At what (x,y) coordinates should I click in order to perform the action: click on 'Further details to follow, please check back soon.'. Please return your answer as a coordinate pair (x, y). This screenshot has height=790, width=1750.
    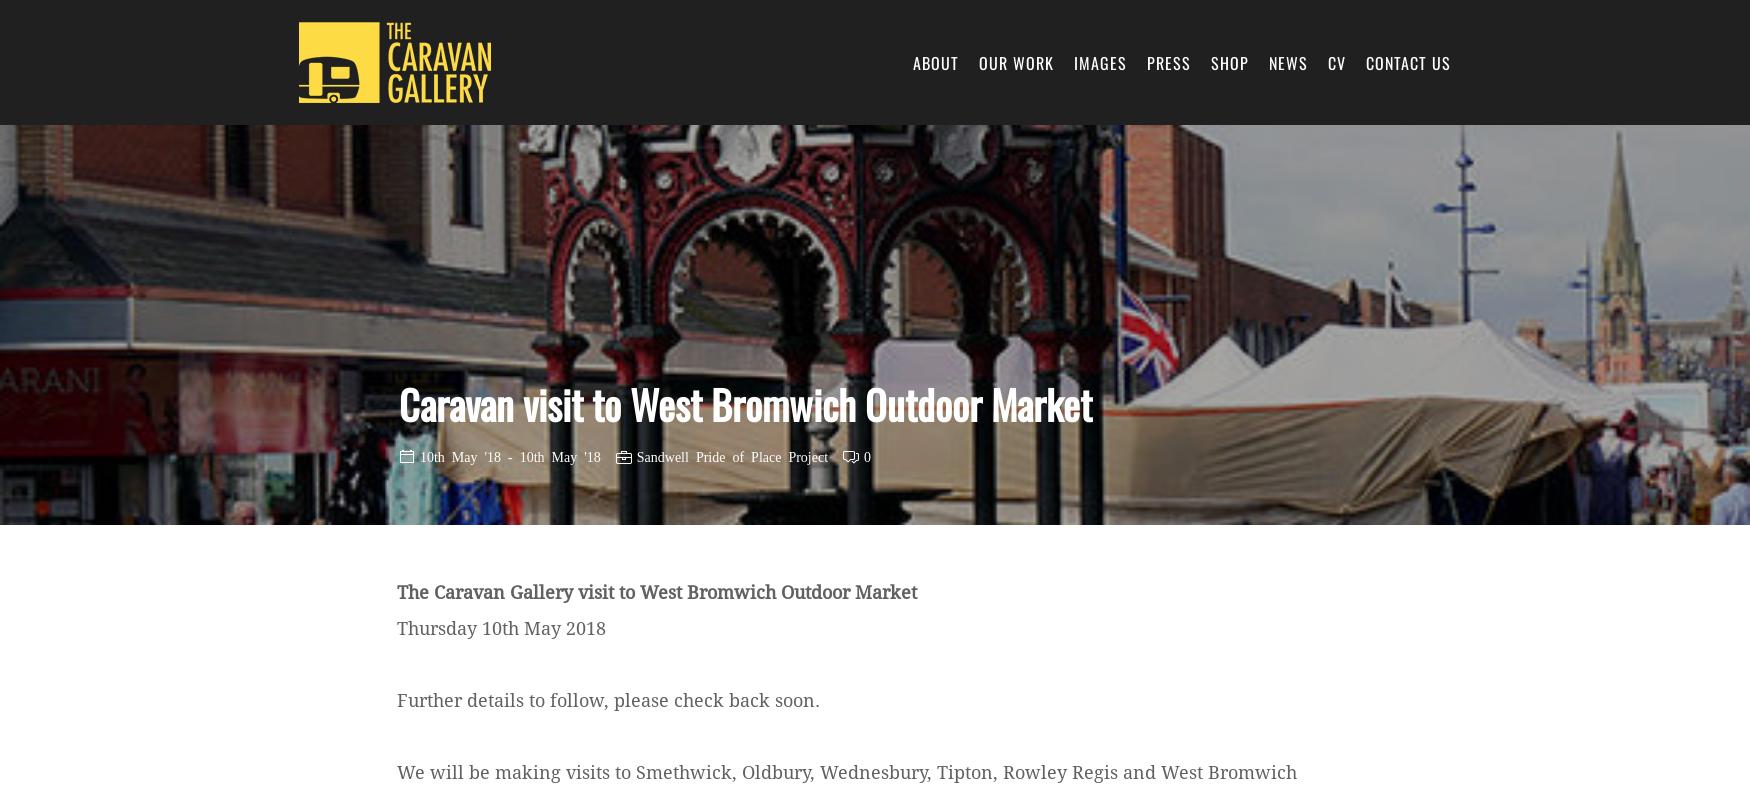
    Looking at the image, I should click on (608, 699).